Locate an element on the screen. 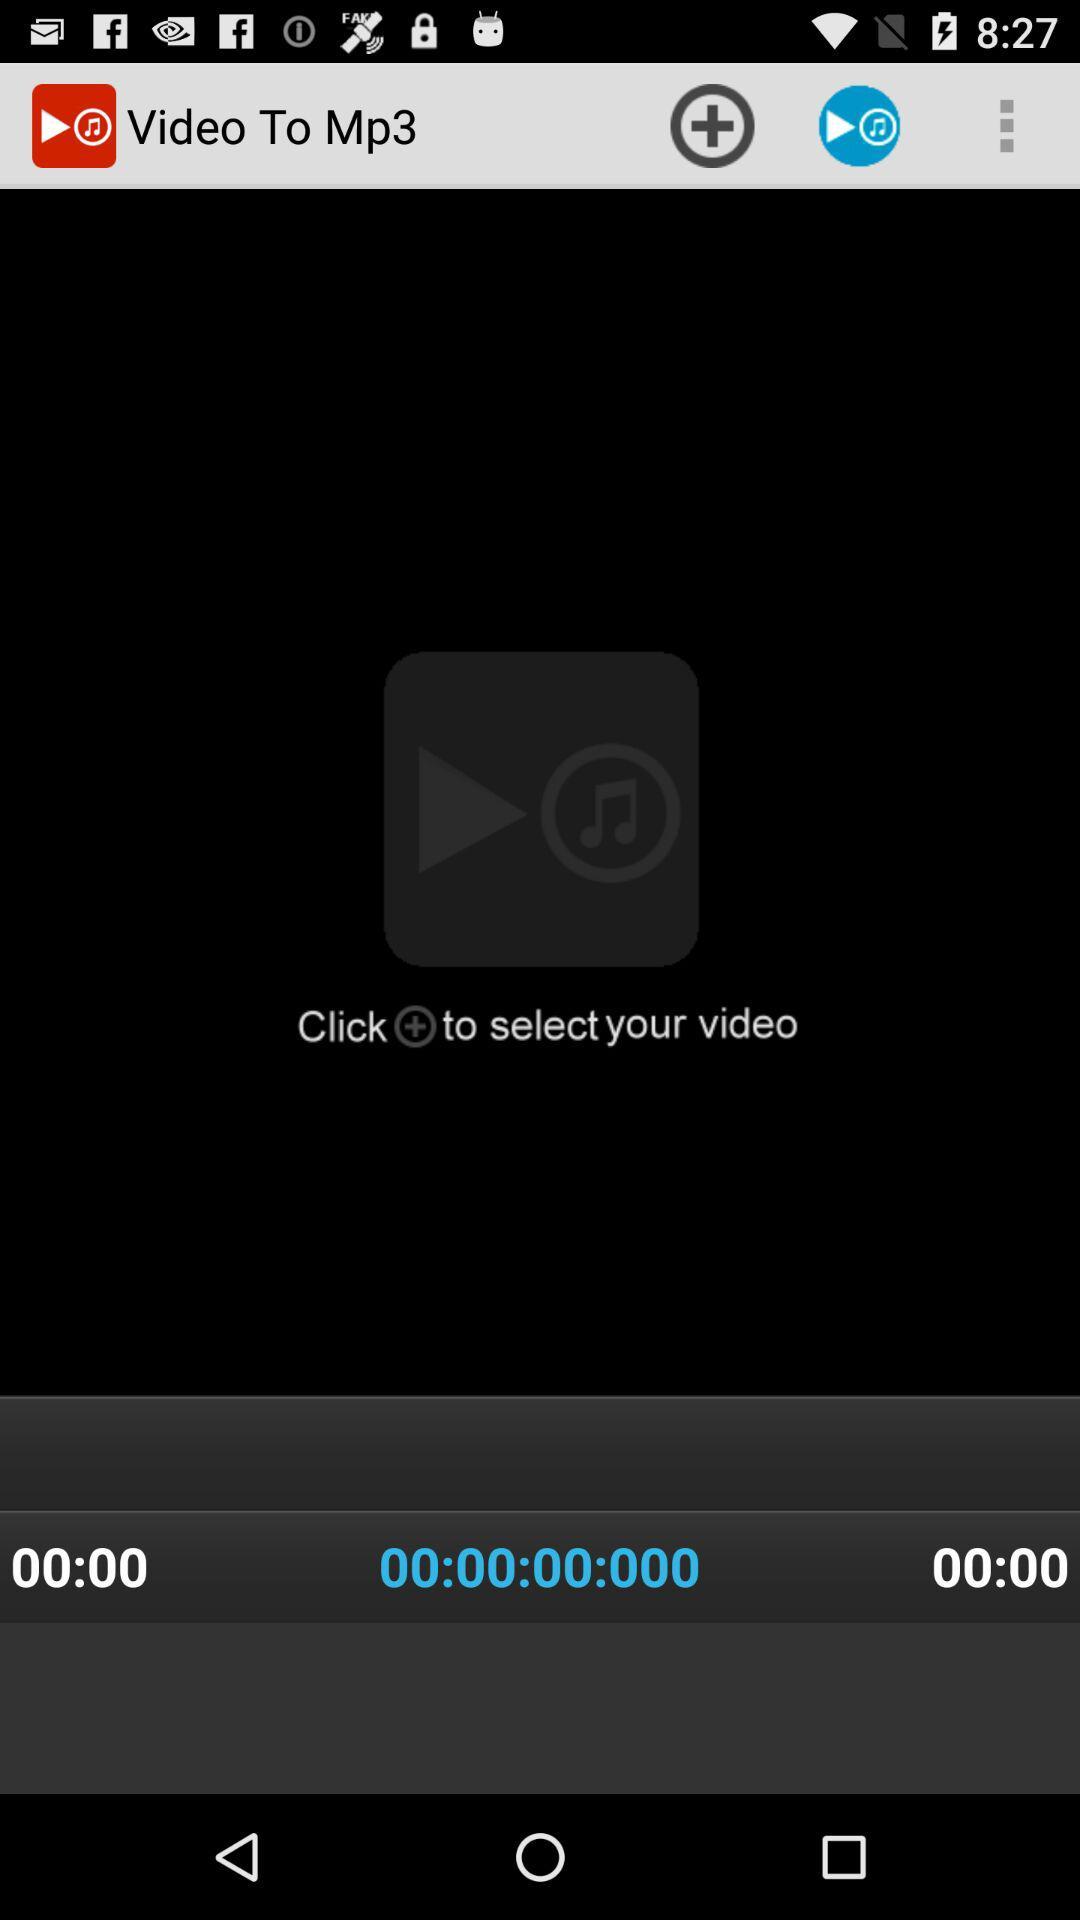 The width and height of the screenshot is (1080, 1920). the item above the 00 00 00 item is located at coordinates (538, 904).